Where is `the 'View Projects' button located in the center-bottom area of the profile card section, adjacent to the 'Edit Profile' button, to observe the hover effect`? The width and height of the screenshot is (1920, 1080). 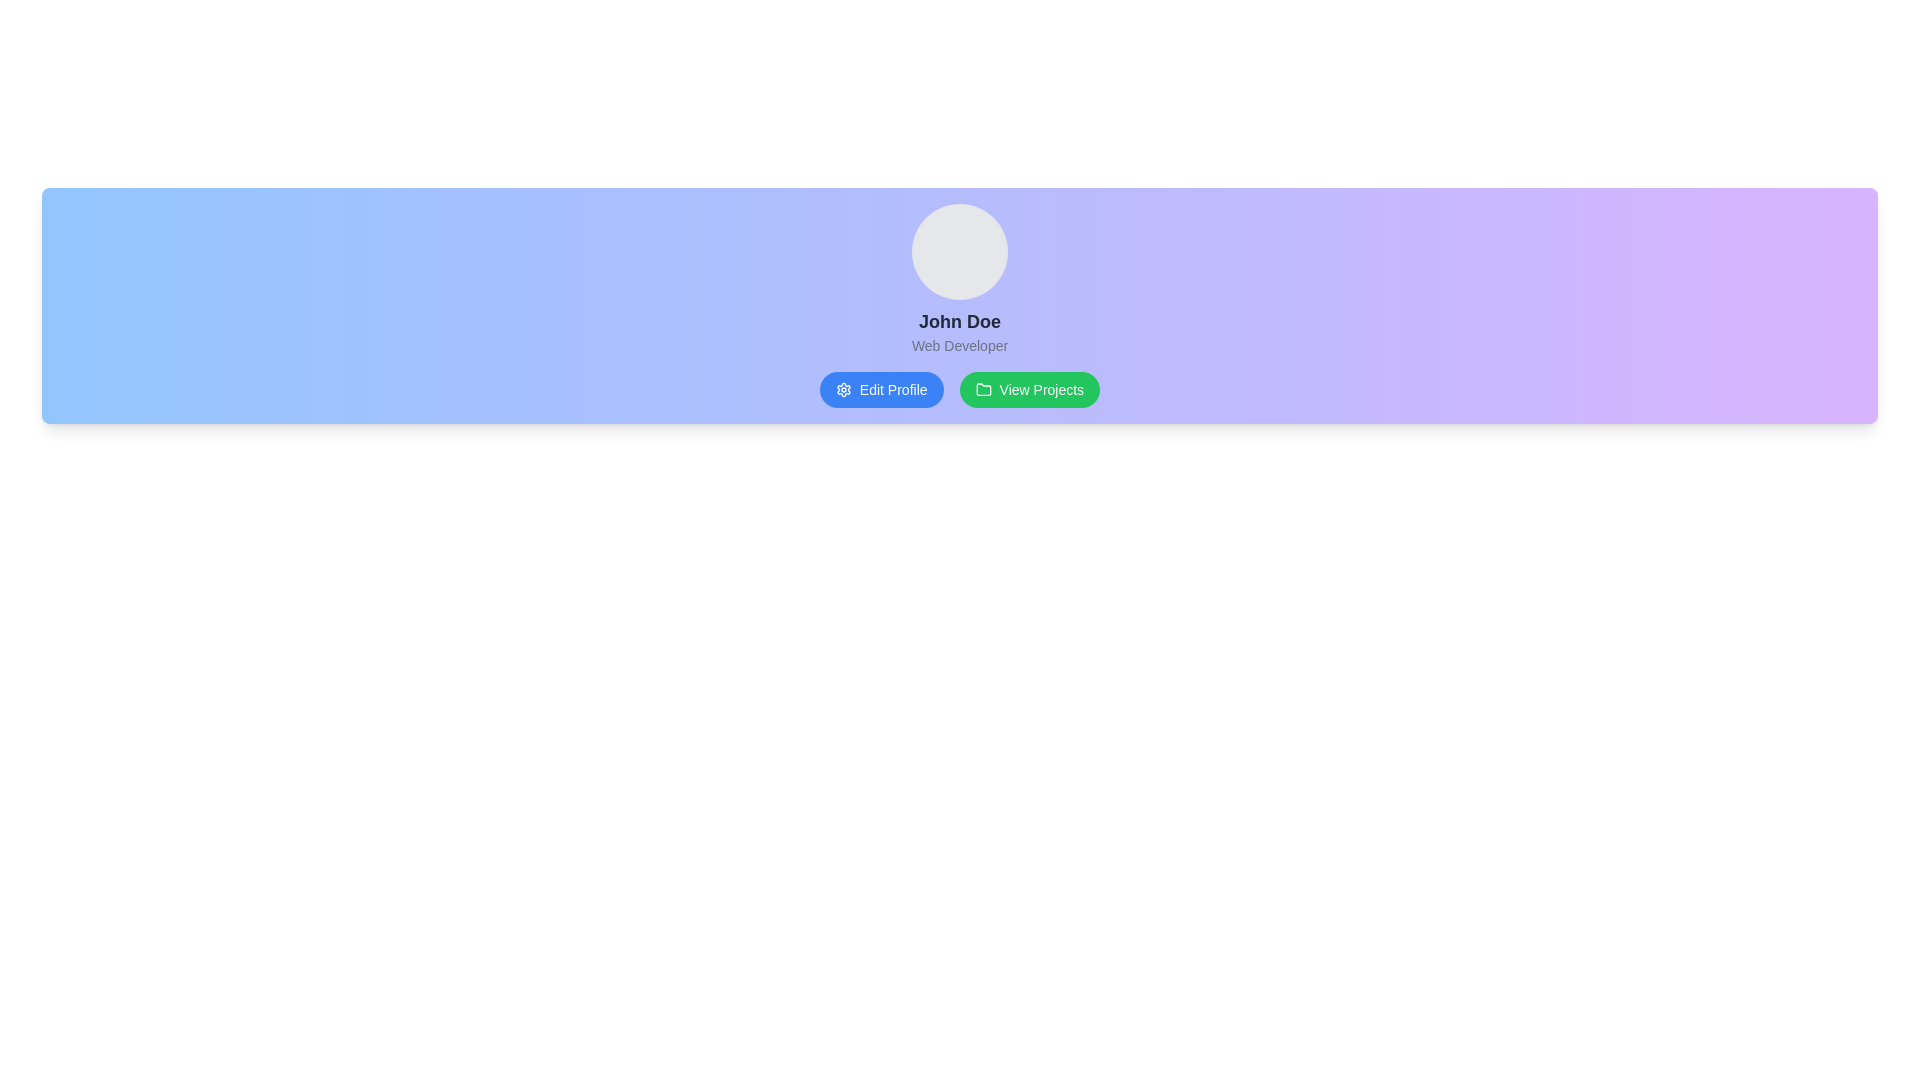
the 'View Projects' button located in the center-bottom area of the profile card section, adjacent to the 'Edit Profile' button, to observe the hover effect is located at coordinates (1029, 389).